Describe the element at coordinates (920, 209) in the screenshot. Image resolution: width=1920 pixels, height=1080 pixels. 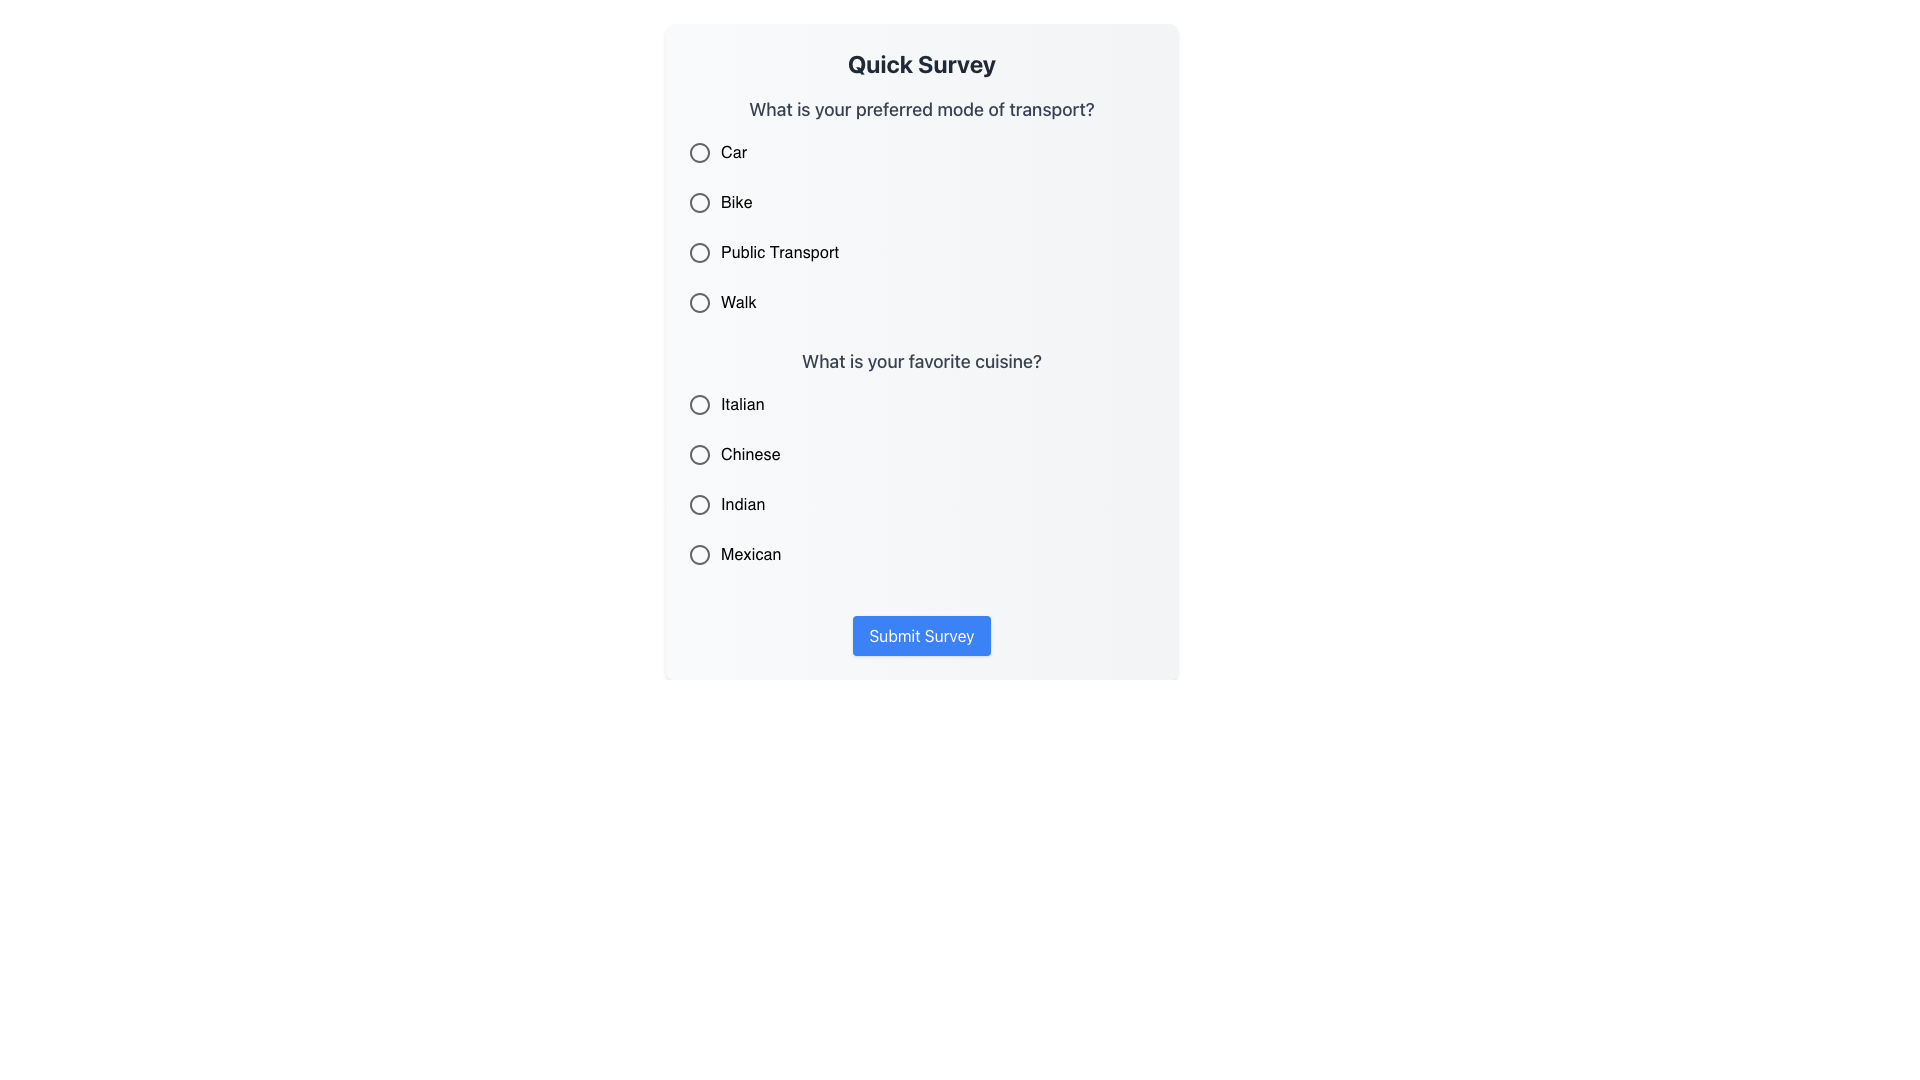
I see `one of the radio button options for the survey question 'What is your preferred mode of transport?' by clicking on it` at that location.